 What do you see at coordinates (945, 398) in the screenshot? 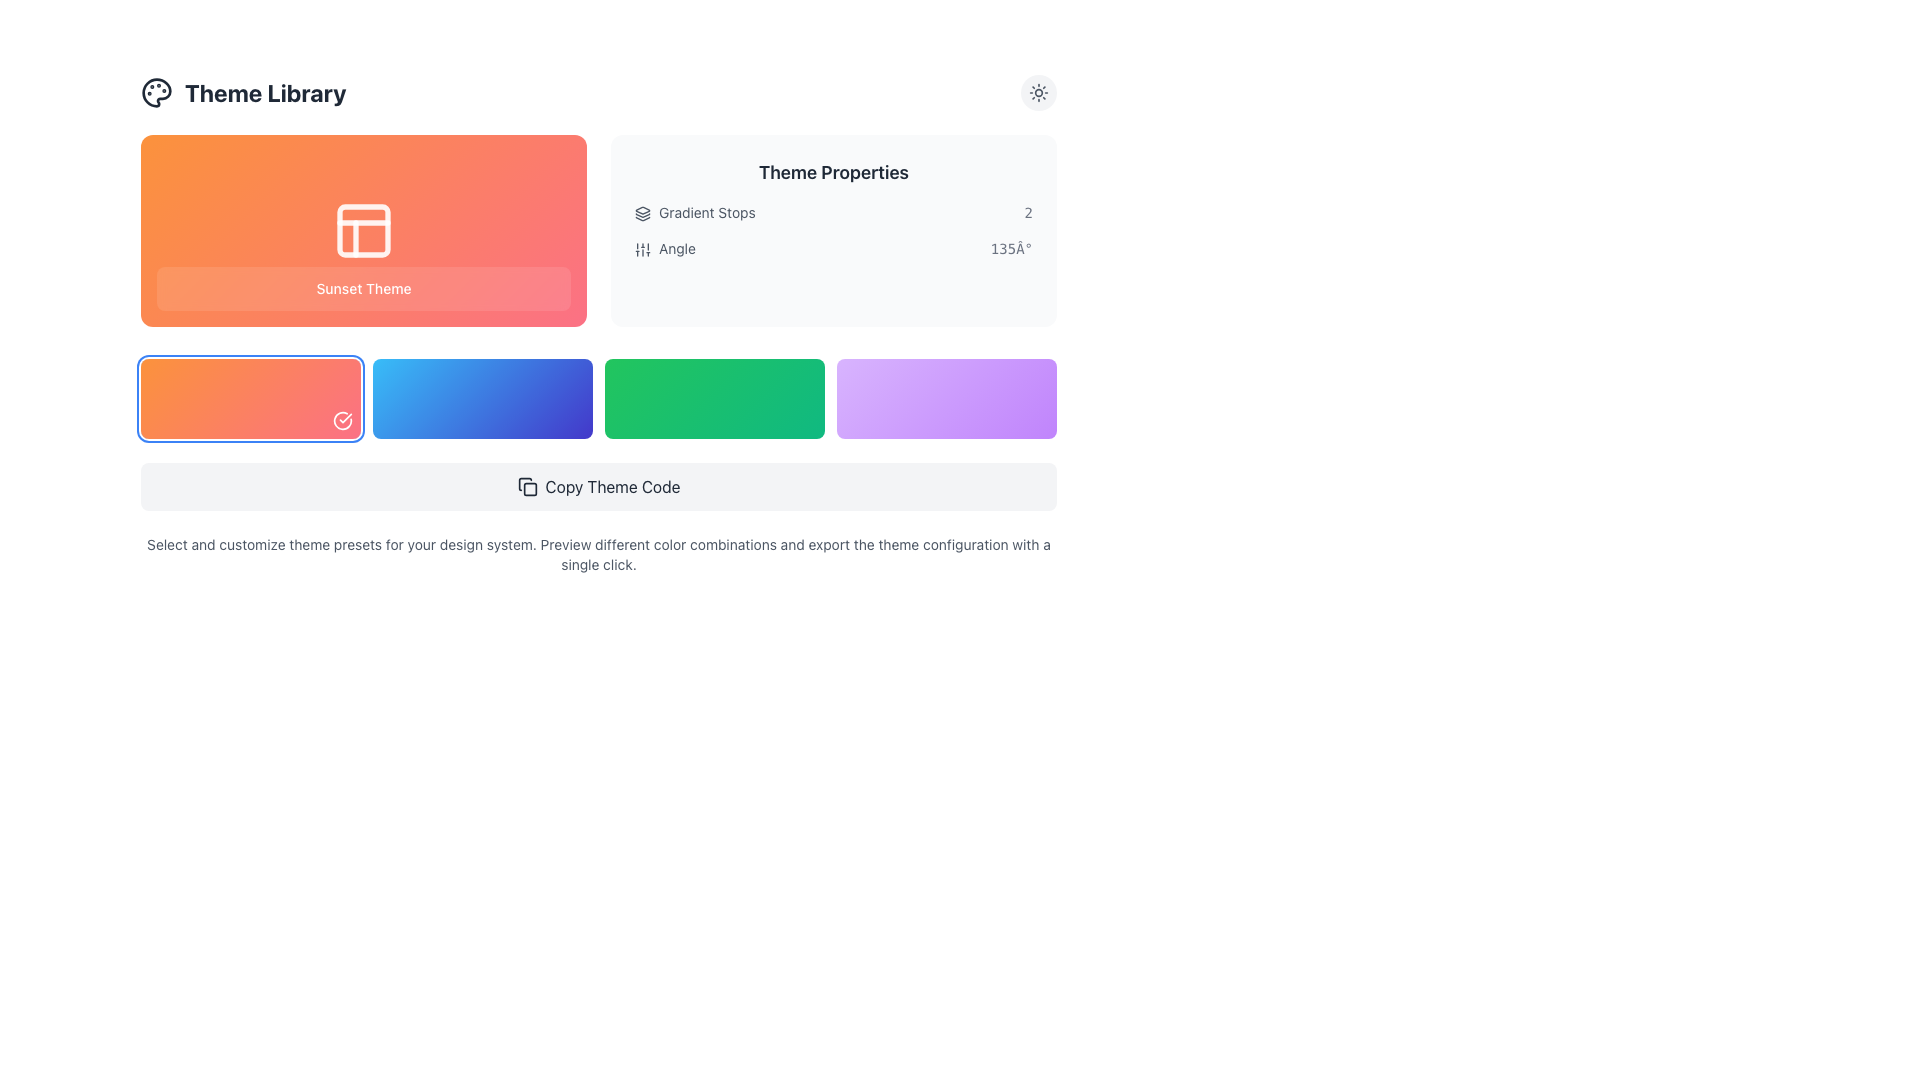
I see `the button located at the bottom right of the grid layout to trigger the hover state` at bounding box center [945, 398].